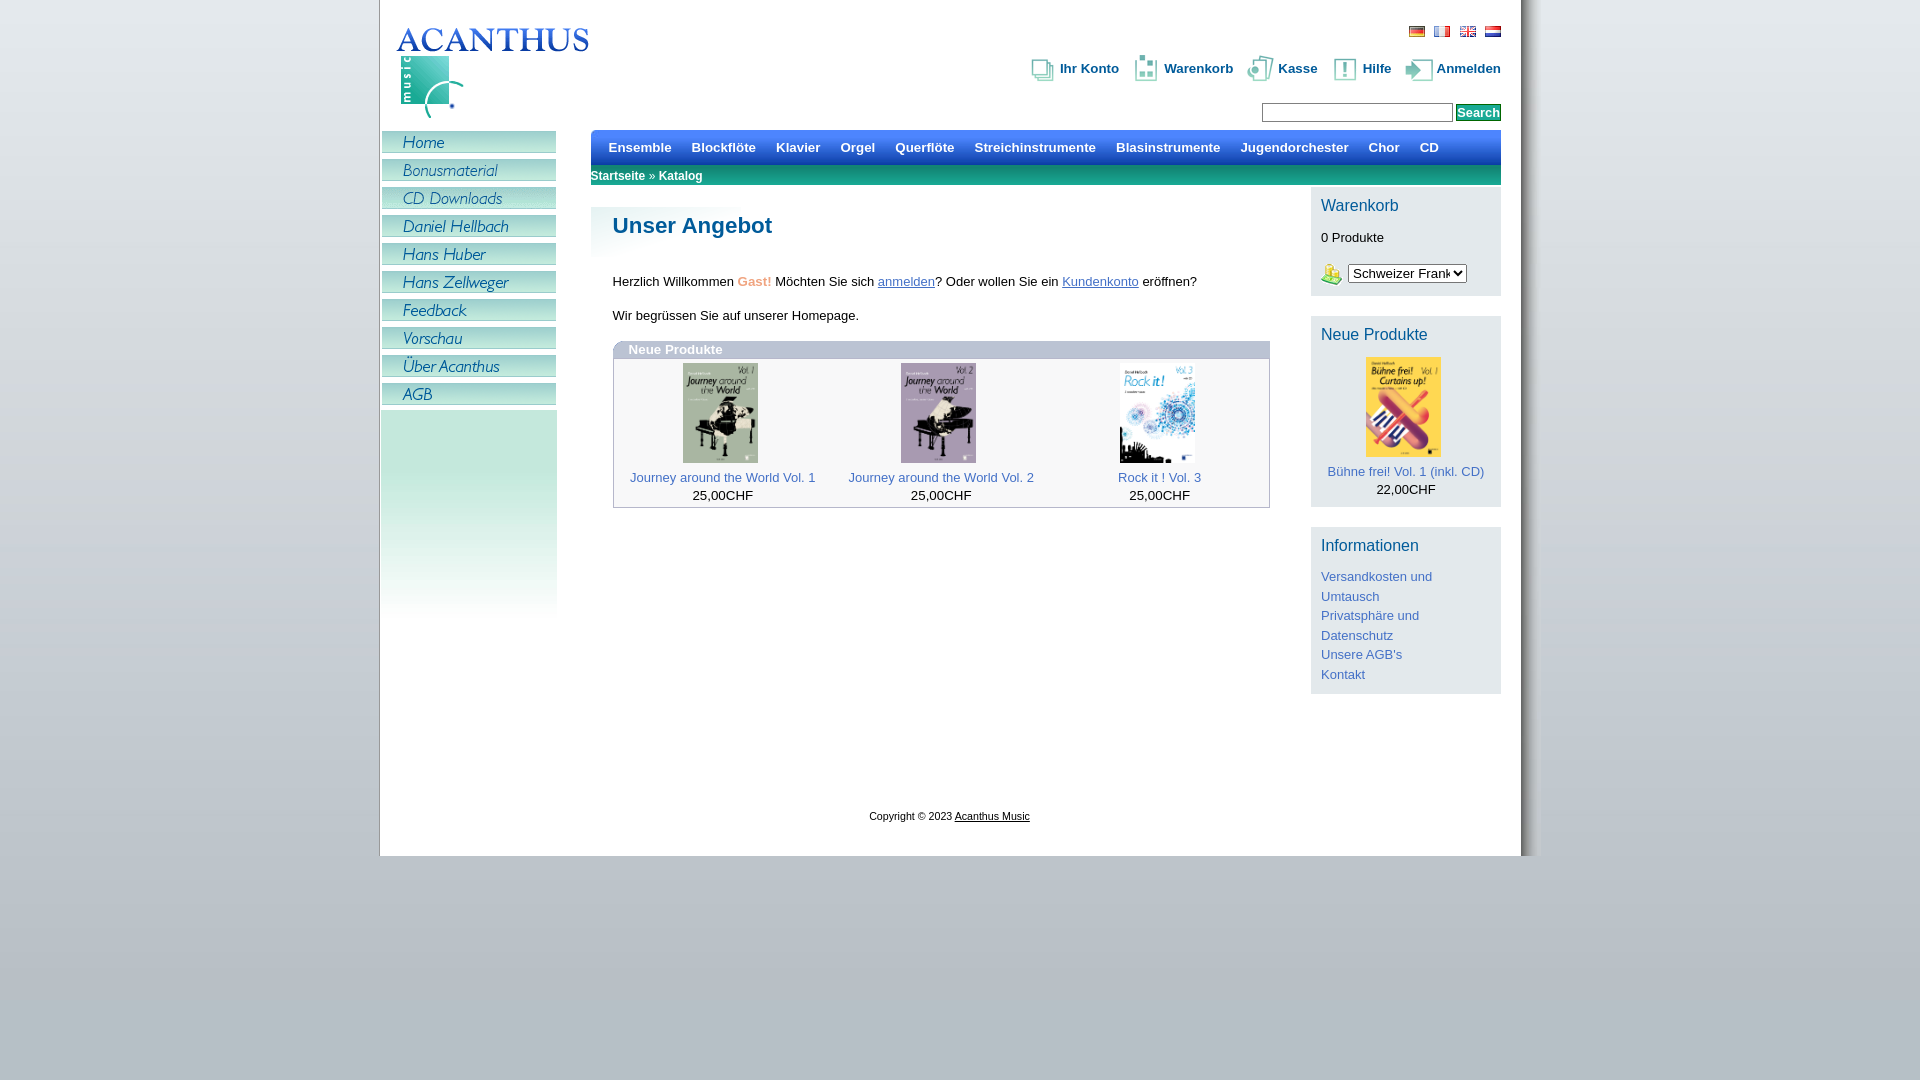 Image resolution: width=1920 pixels, height=1080 pixels. What do you see at coordinates (1492, 31) in the screenshot?
I see `' Dutch '` at bounding box center [1492, 31].